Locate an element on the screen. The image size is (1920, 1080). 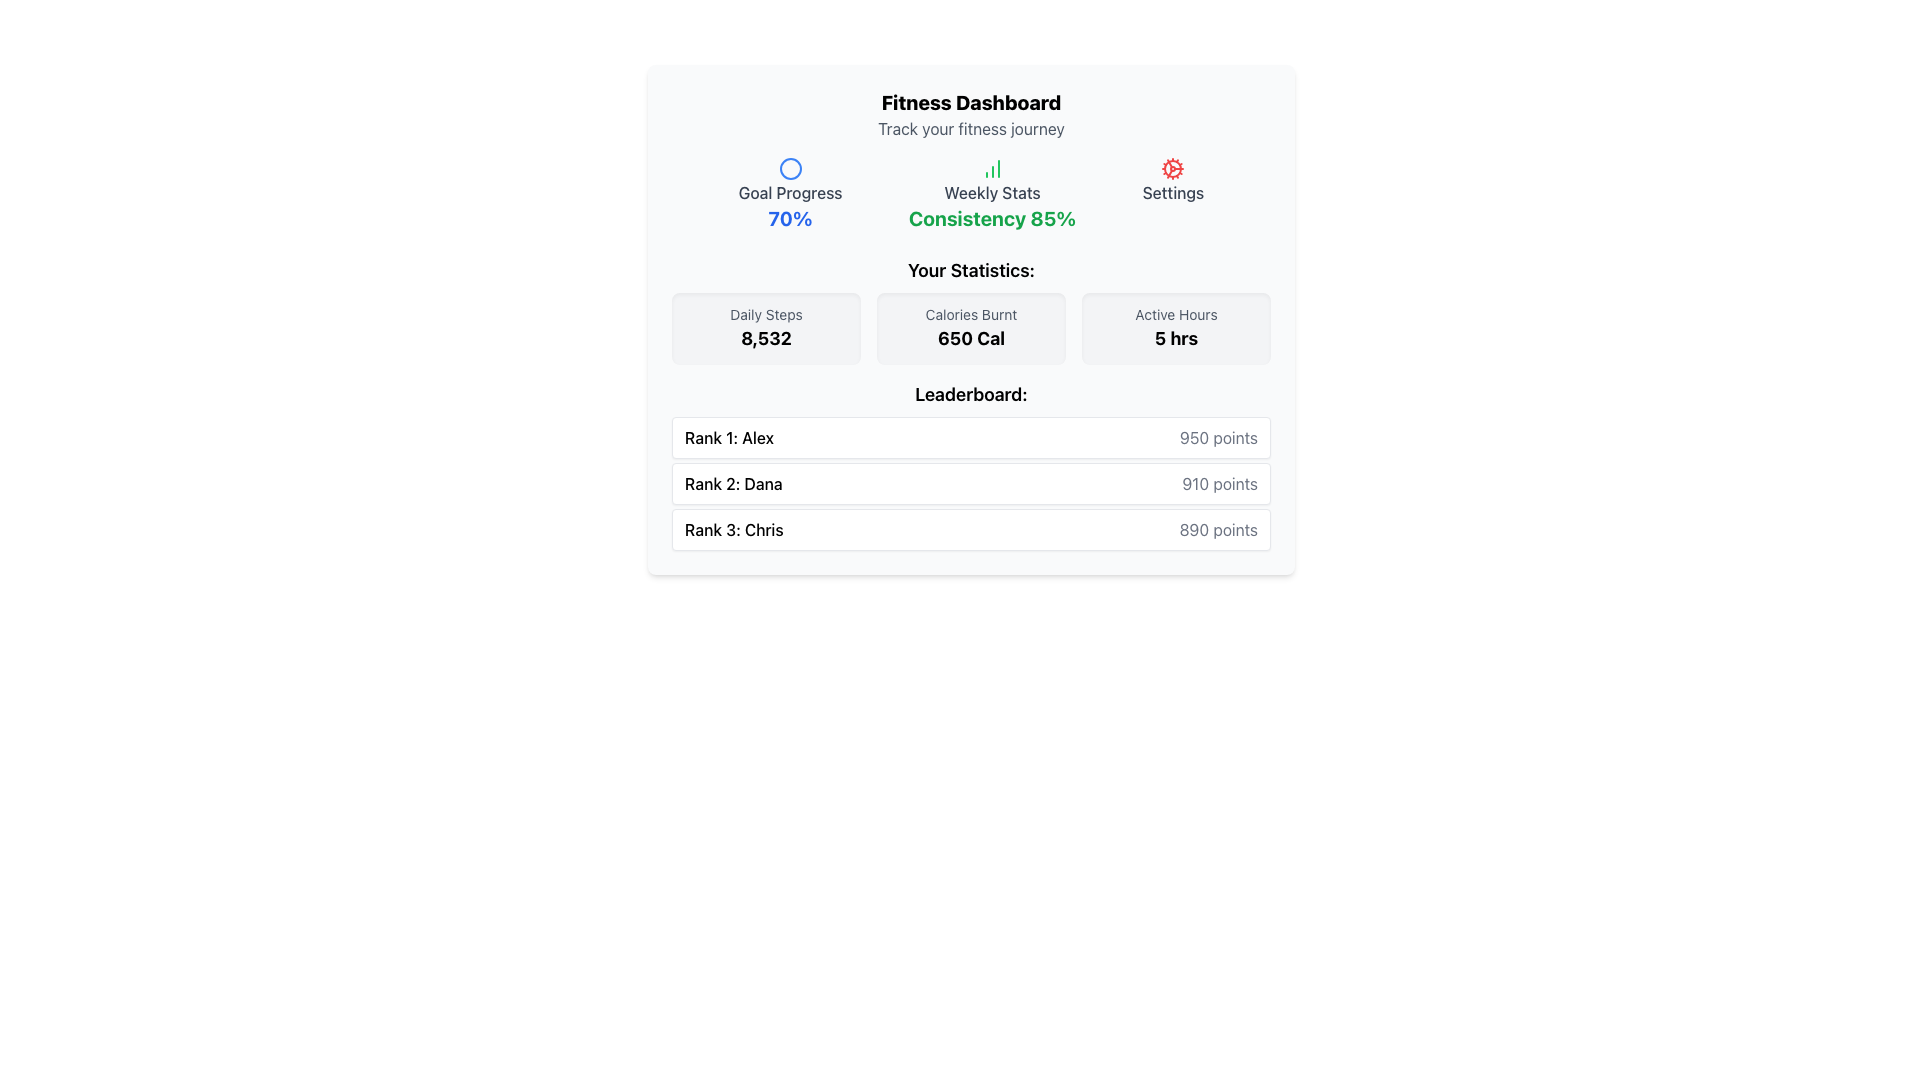
the Text Label that serves as the heading for the leaderboard section, which is centrally positioned above the ranking information list is located at coordinates (971, 394).